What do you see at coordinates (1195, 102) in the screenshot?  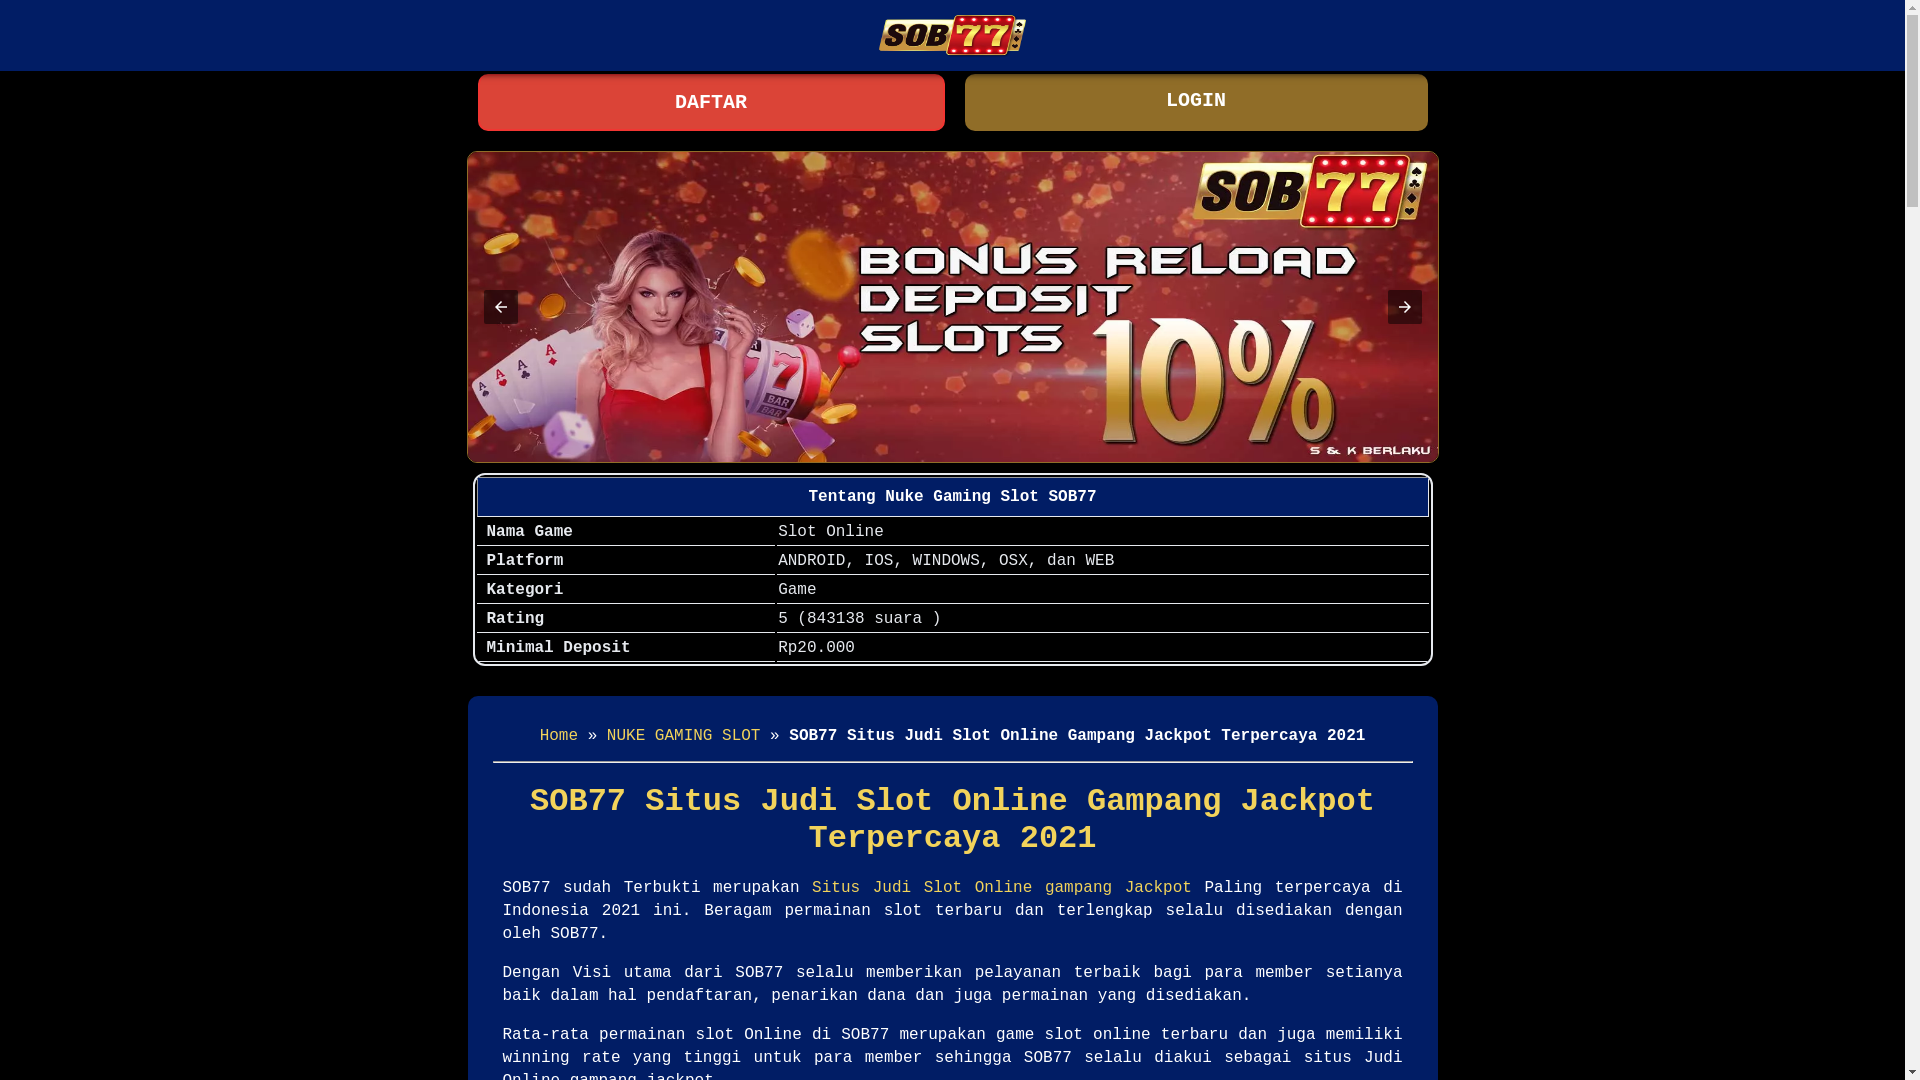 I see `'LOGIN'` at bounding box center [1195, 102].